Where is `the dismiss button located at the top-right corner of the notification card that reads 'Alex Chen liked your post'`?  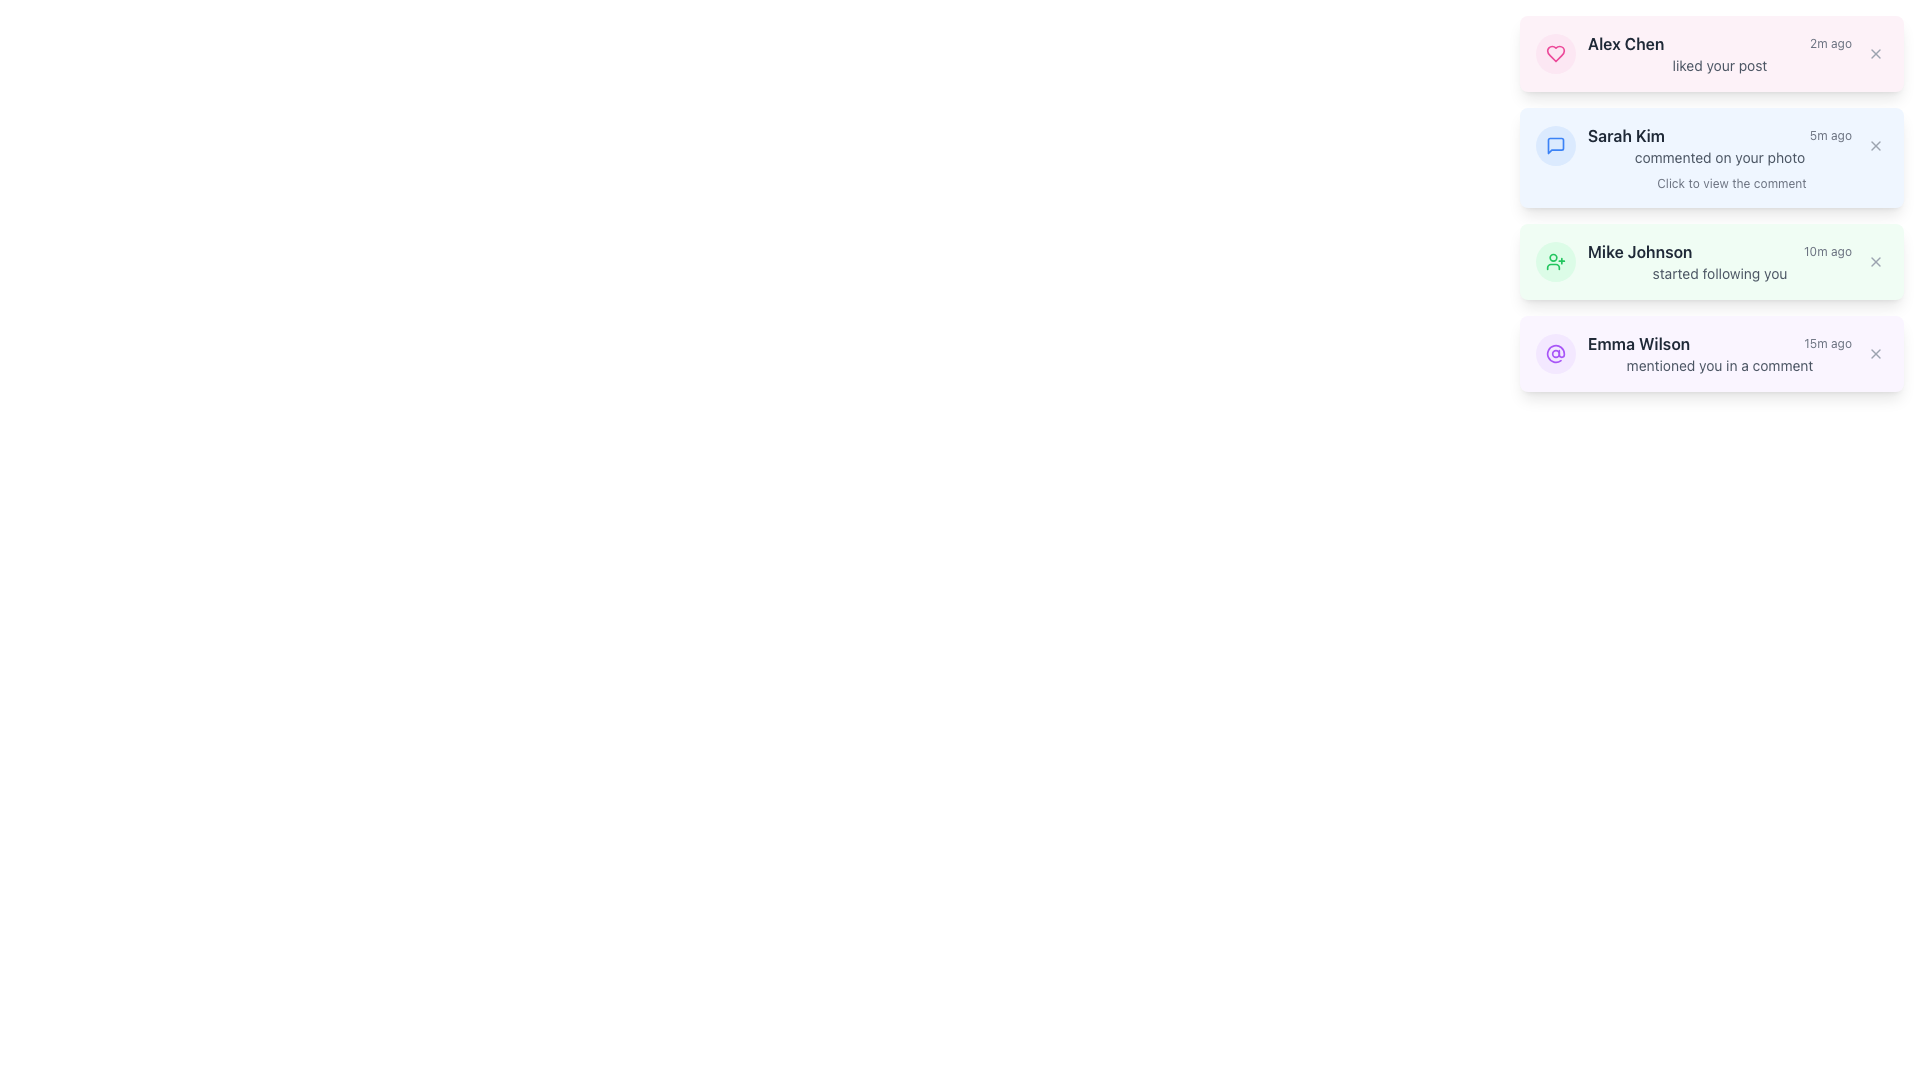 the dismiss button located at the top-right corner of the notification card that reads 'Alex Chen liked your post' is located at coordinates (1875, 53).